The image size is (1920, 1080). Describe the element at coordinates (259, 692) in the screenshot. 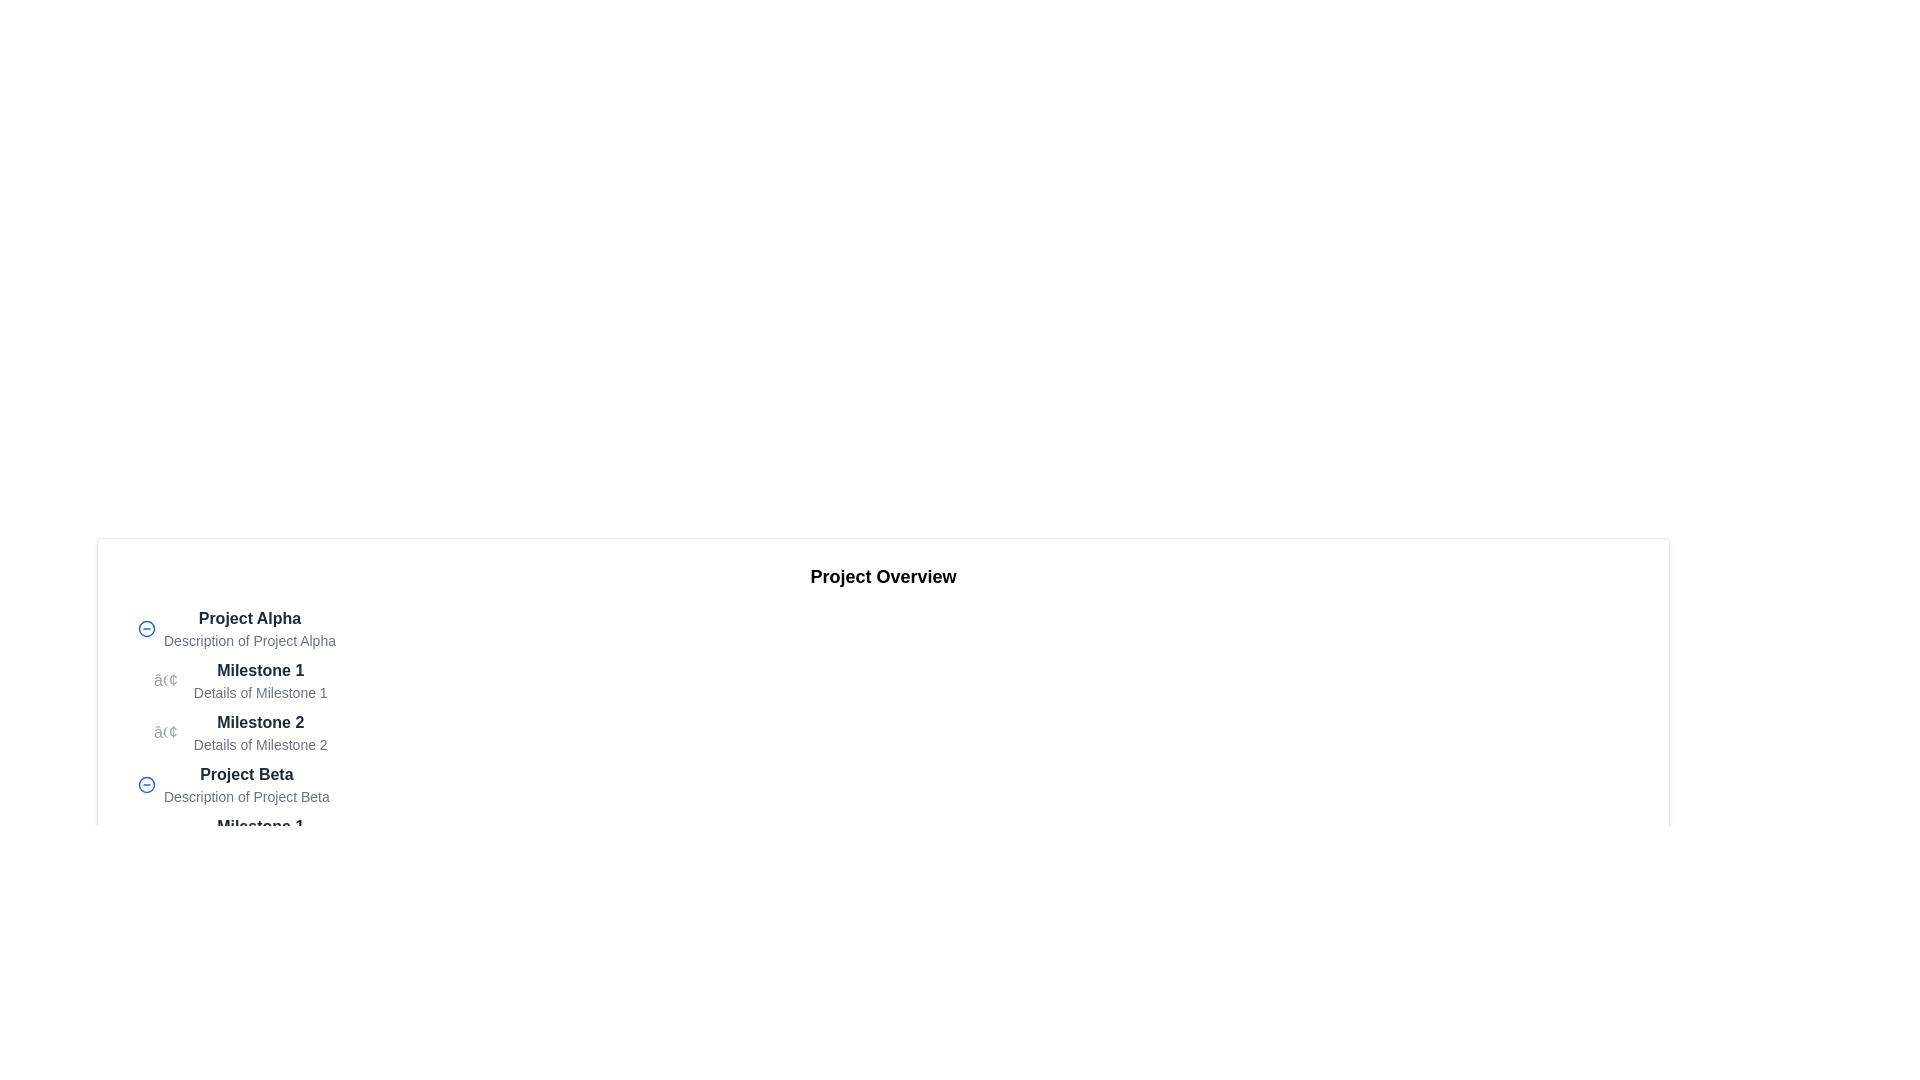

I see `the text label that displays 'Details of Milestone 1', which is styled with a small gray font and located below the bolder 'Milestone 1' label` at that location.